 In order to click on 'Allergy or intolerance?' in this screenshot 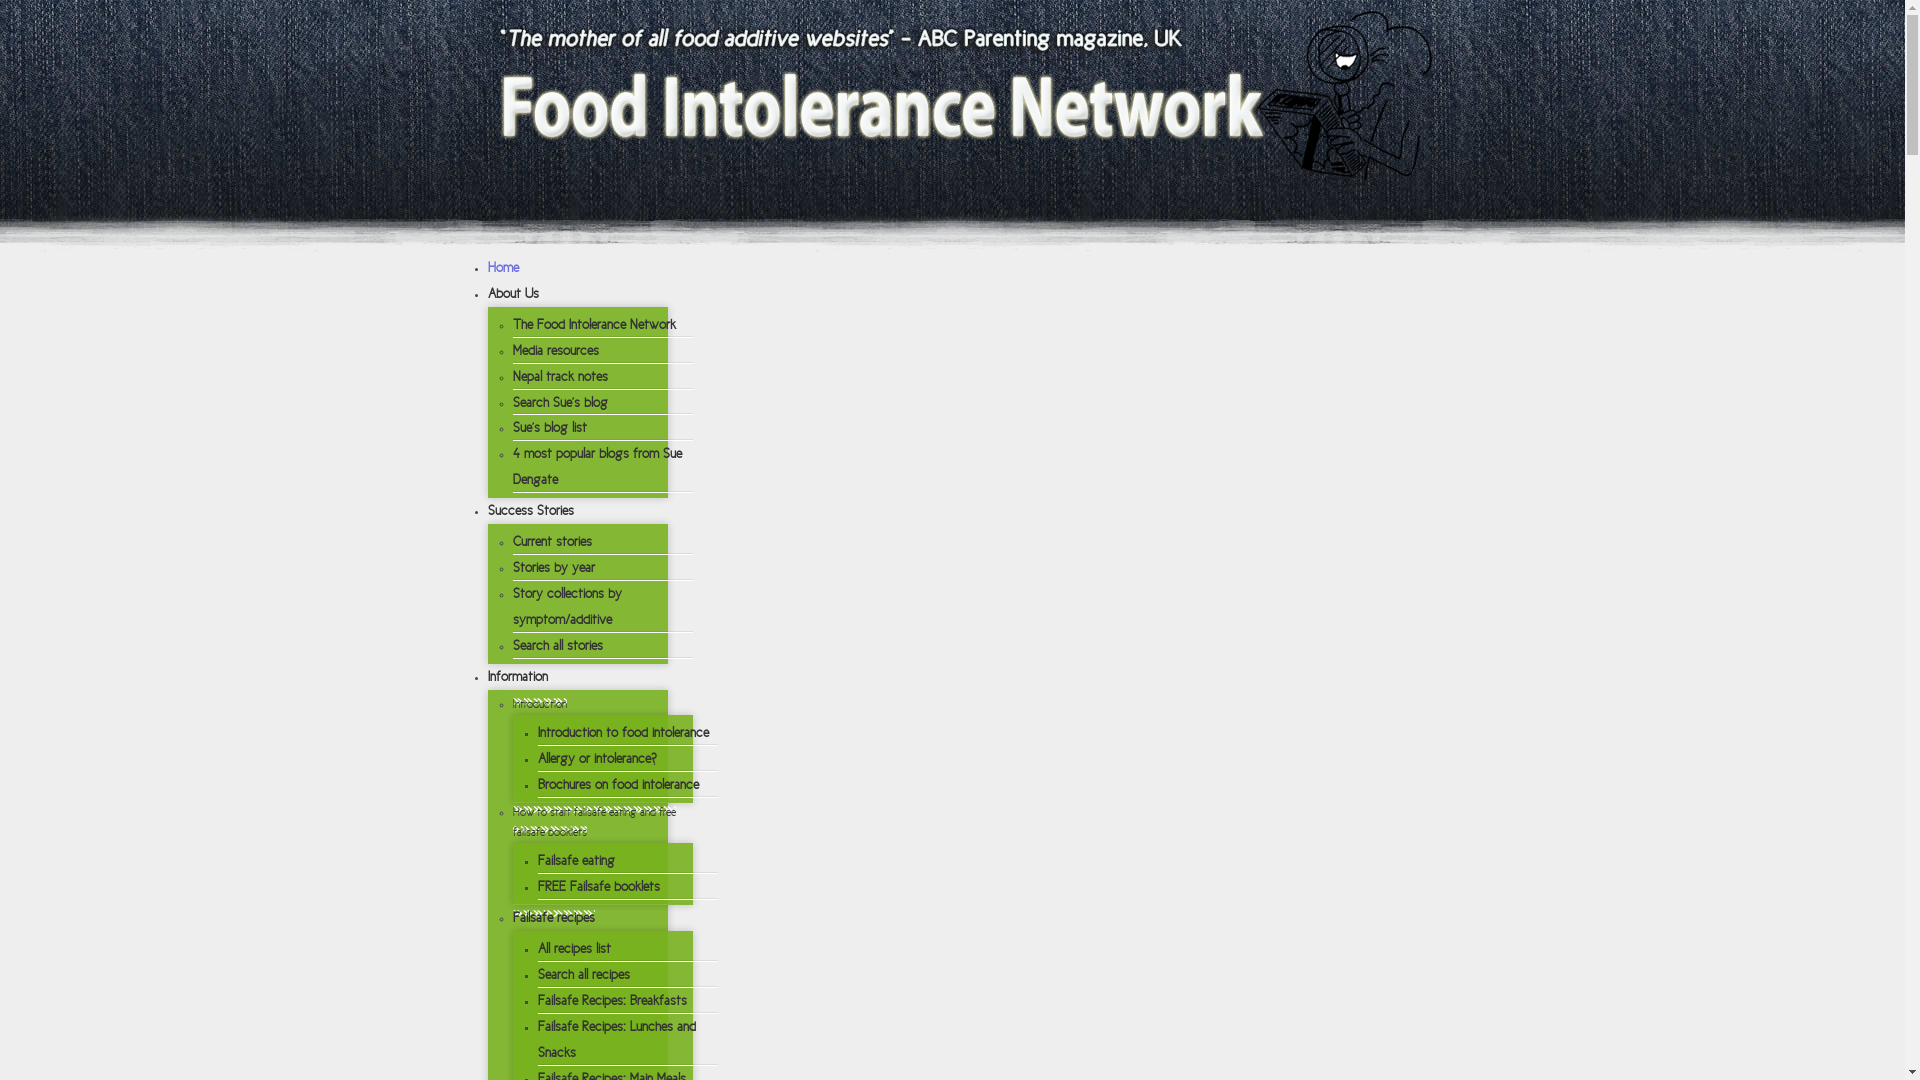, I will do `click(596, 758)`.